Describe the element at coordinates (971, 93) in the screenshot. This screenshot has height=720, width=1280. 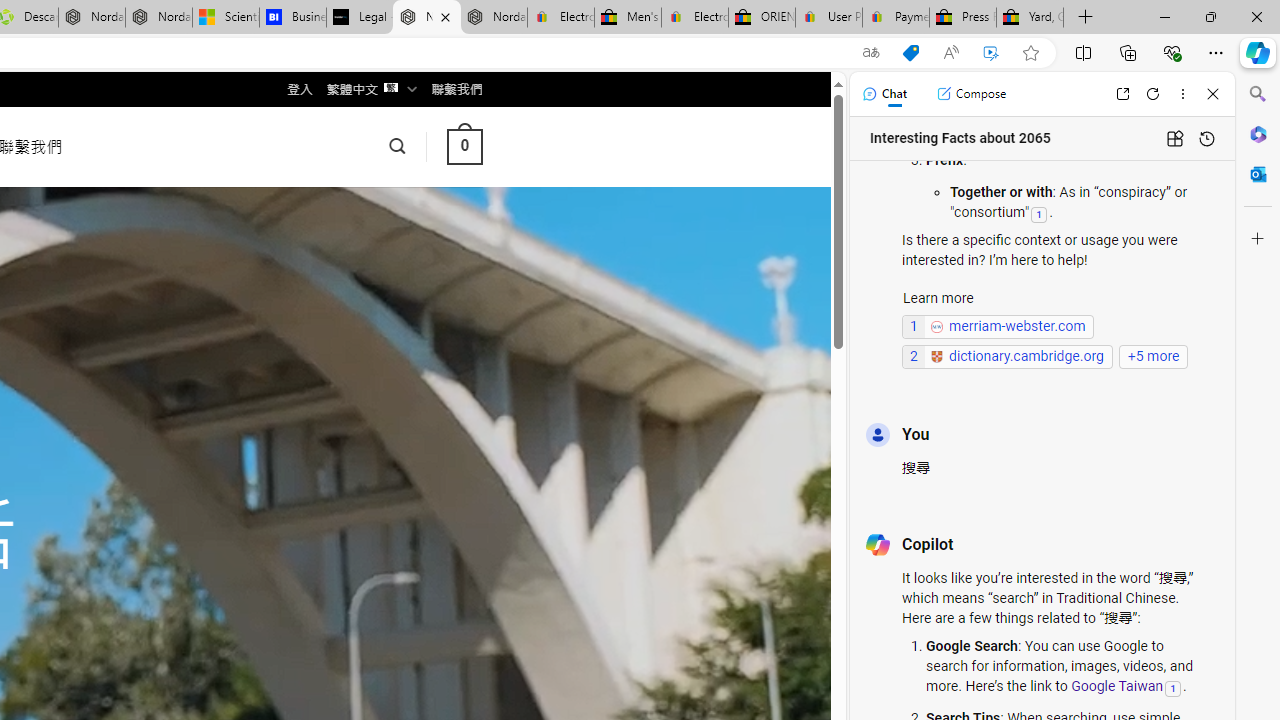
I see `'Compose'` at that location.